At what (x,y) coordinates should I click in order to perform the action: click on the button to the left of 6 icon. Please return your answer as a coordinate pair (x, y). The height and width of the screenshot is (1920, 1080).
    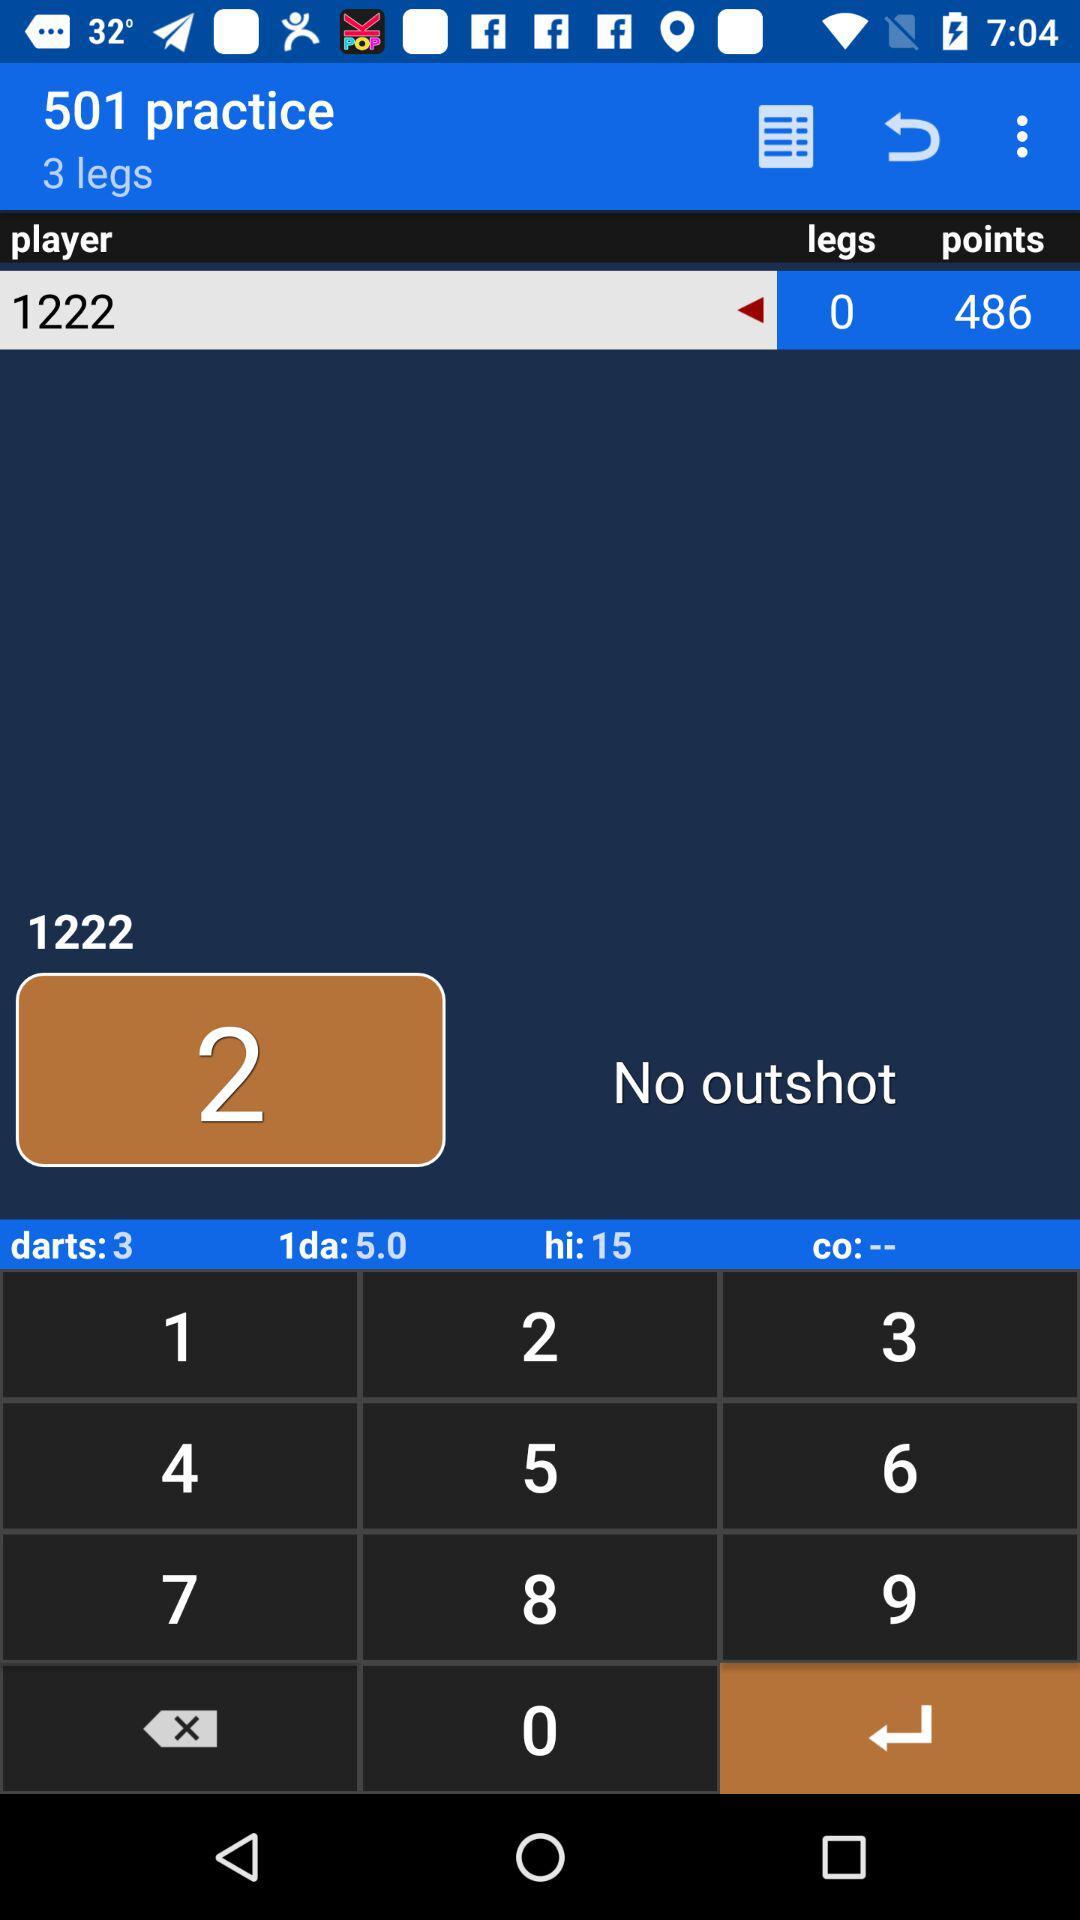
    Looking at the image, I should click on (540, 1596).